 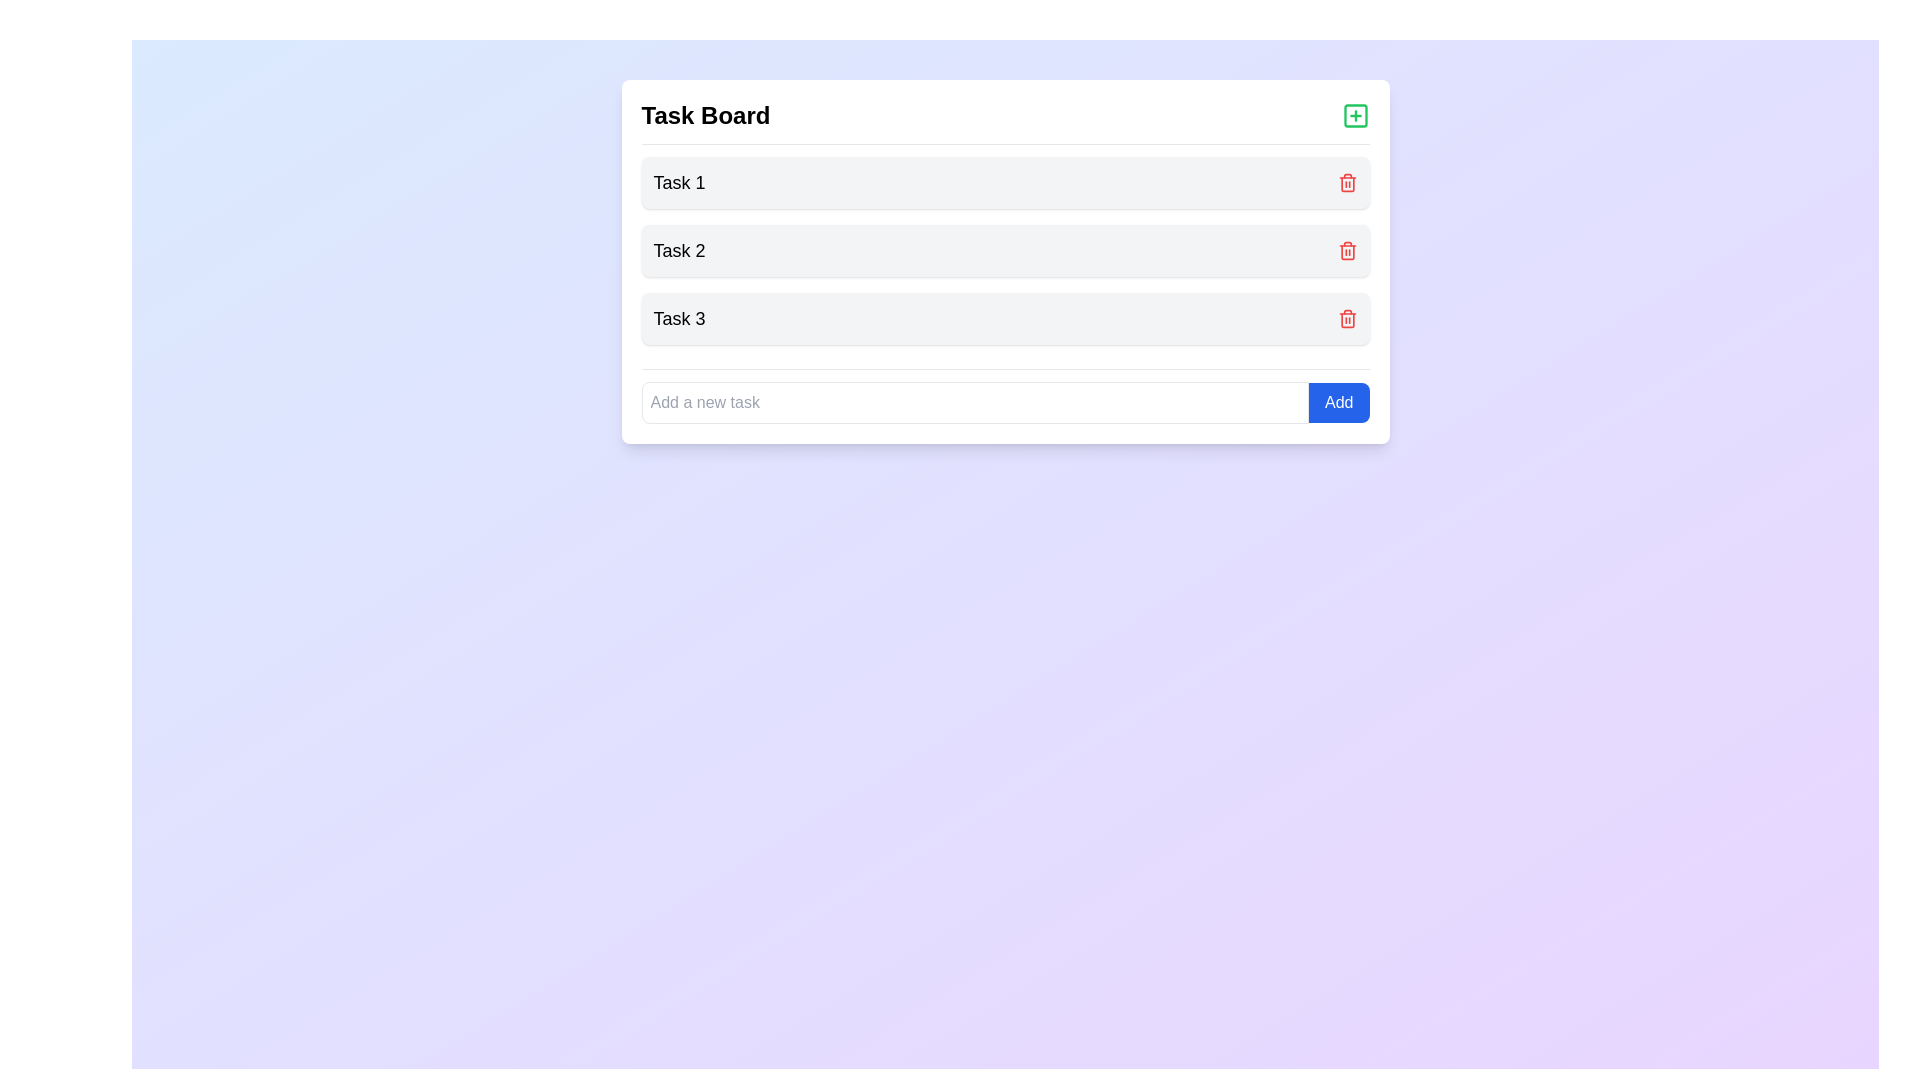 What do you see at coordinates (1339, 402) in the screenshot?
I see `the 'Add' button, which is a rectangular button with a blue background and white text, to change its appearance` at bounding box center [1339, 402].